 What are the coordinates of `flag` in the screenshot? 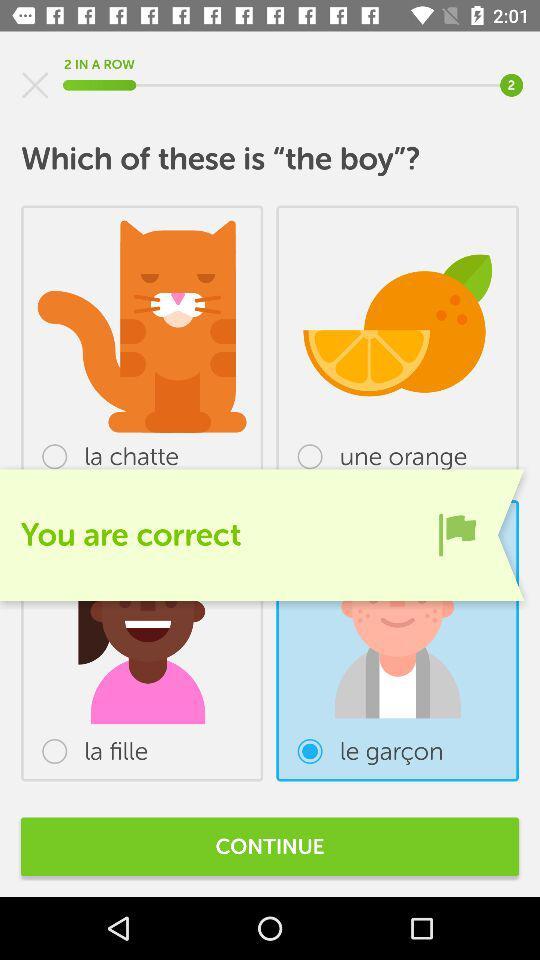 It's located at (457, 533).